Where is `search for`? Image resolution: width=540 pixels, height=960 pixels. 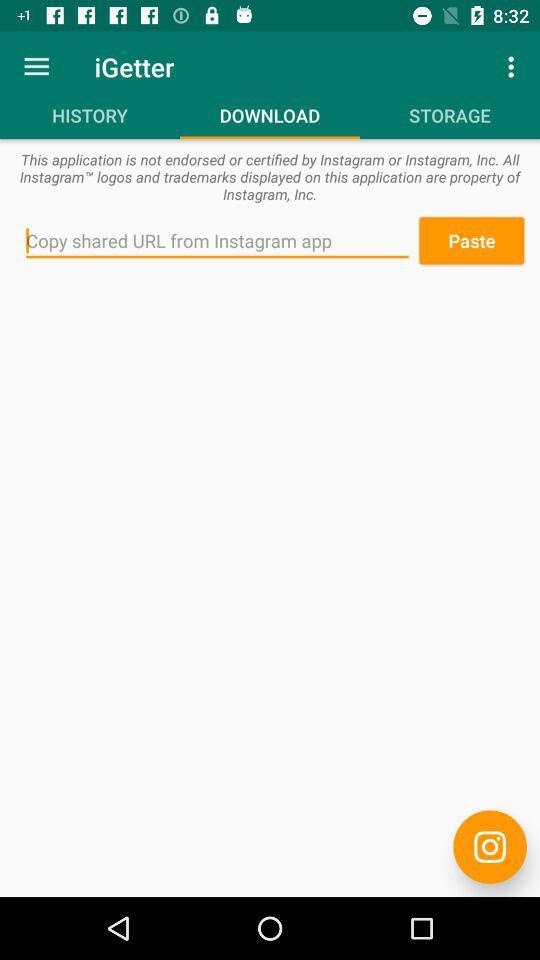
search for is located at coordinates (216, 240).